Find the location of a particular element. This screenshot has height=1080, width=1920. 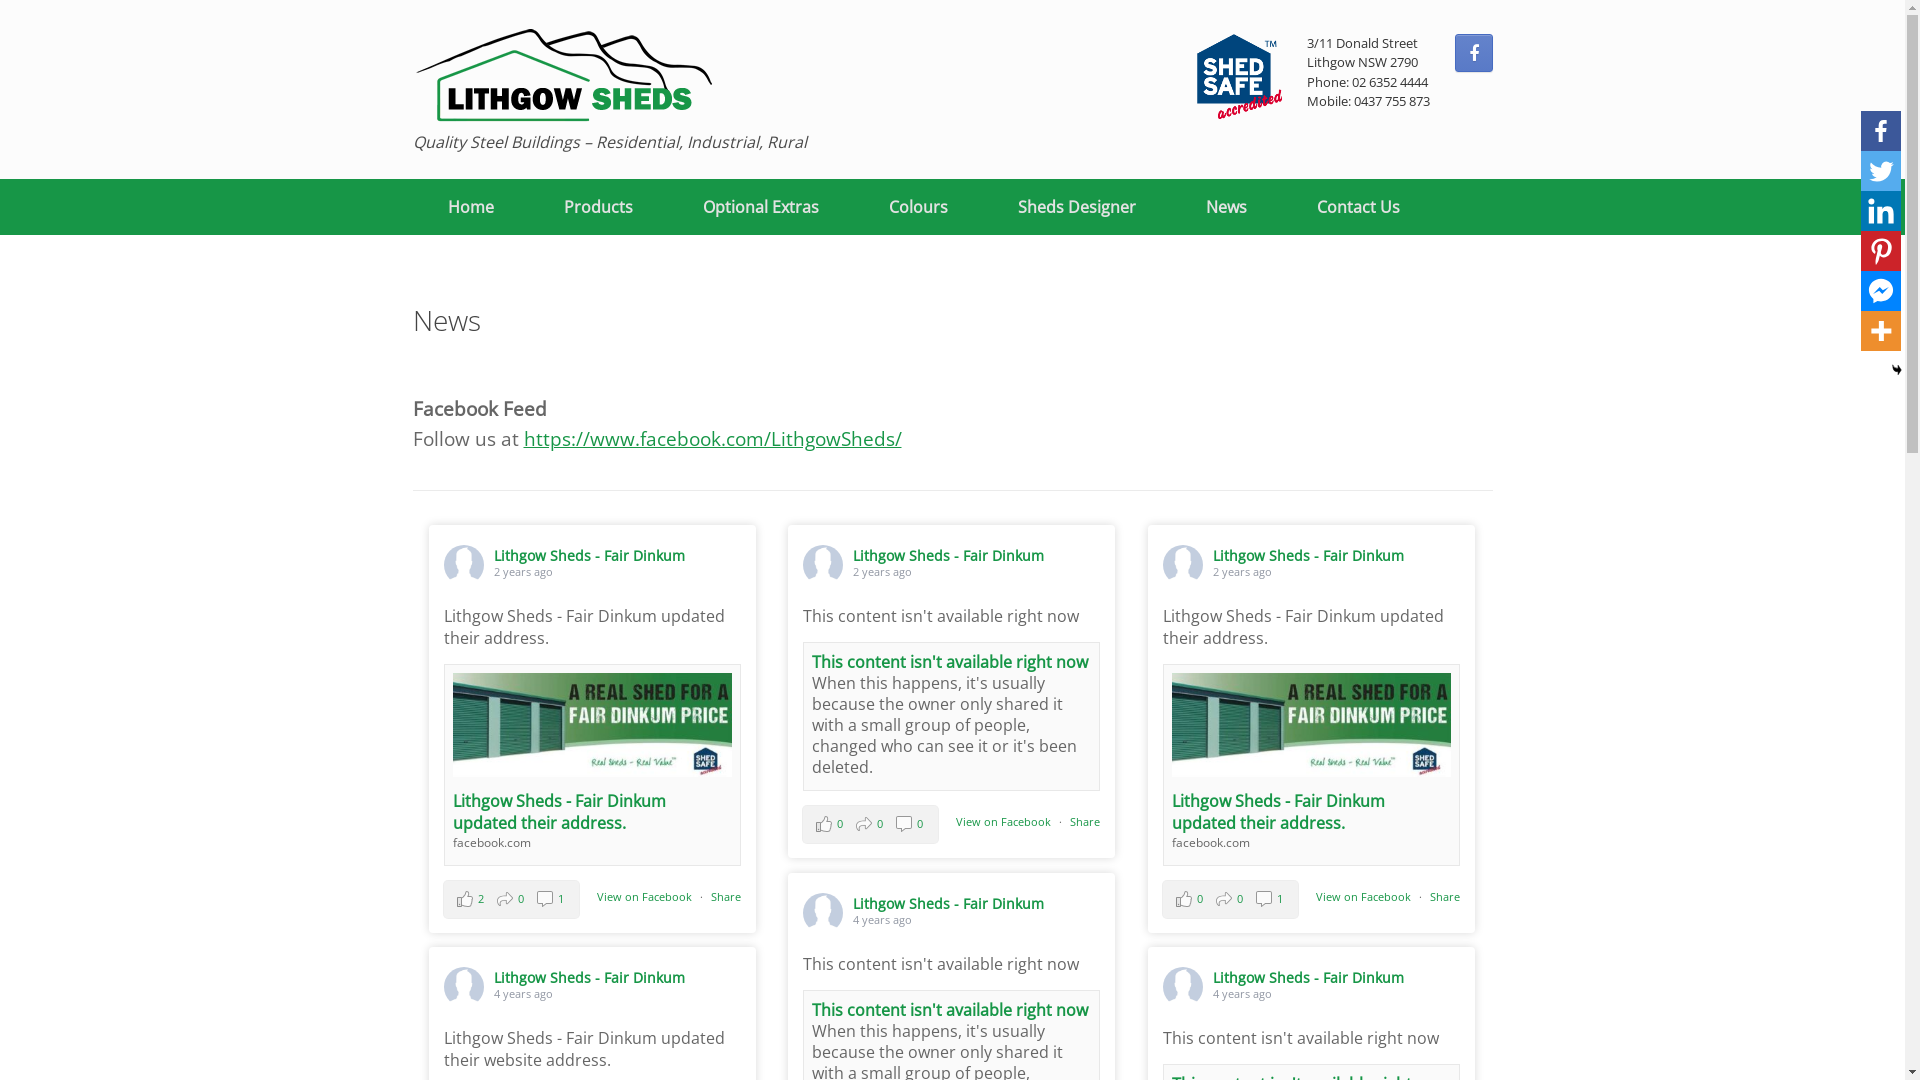

'Optional Extras' is located at coordinates (667, 207).